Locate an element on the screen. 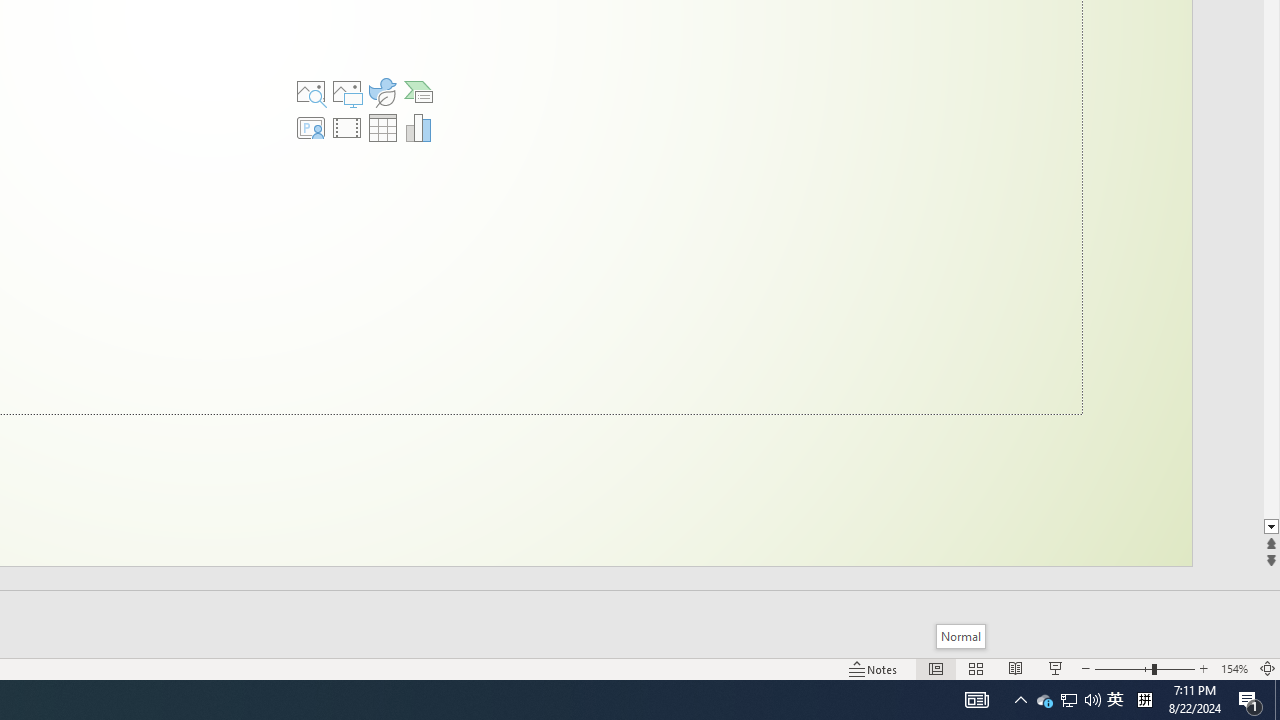  'Pictures' is located at coordinates (347, 92).